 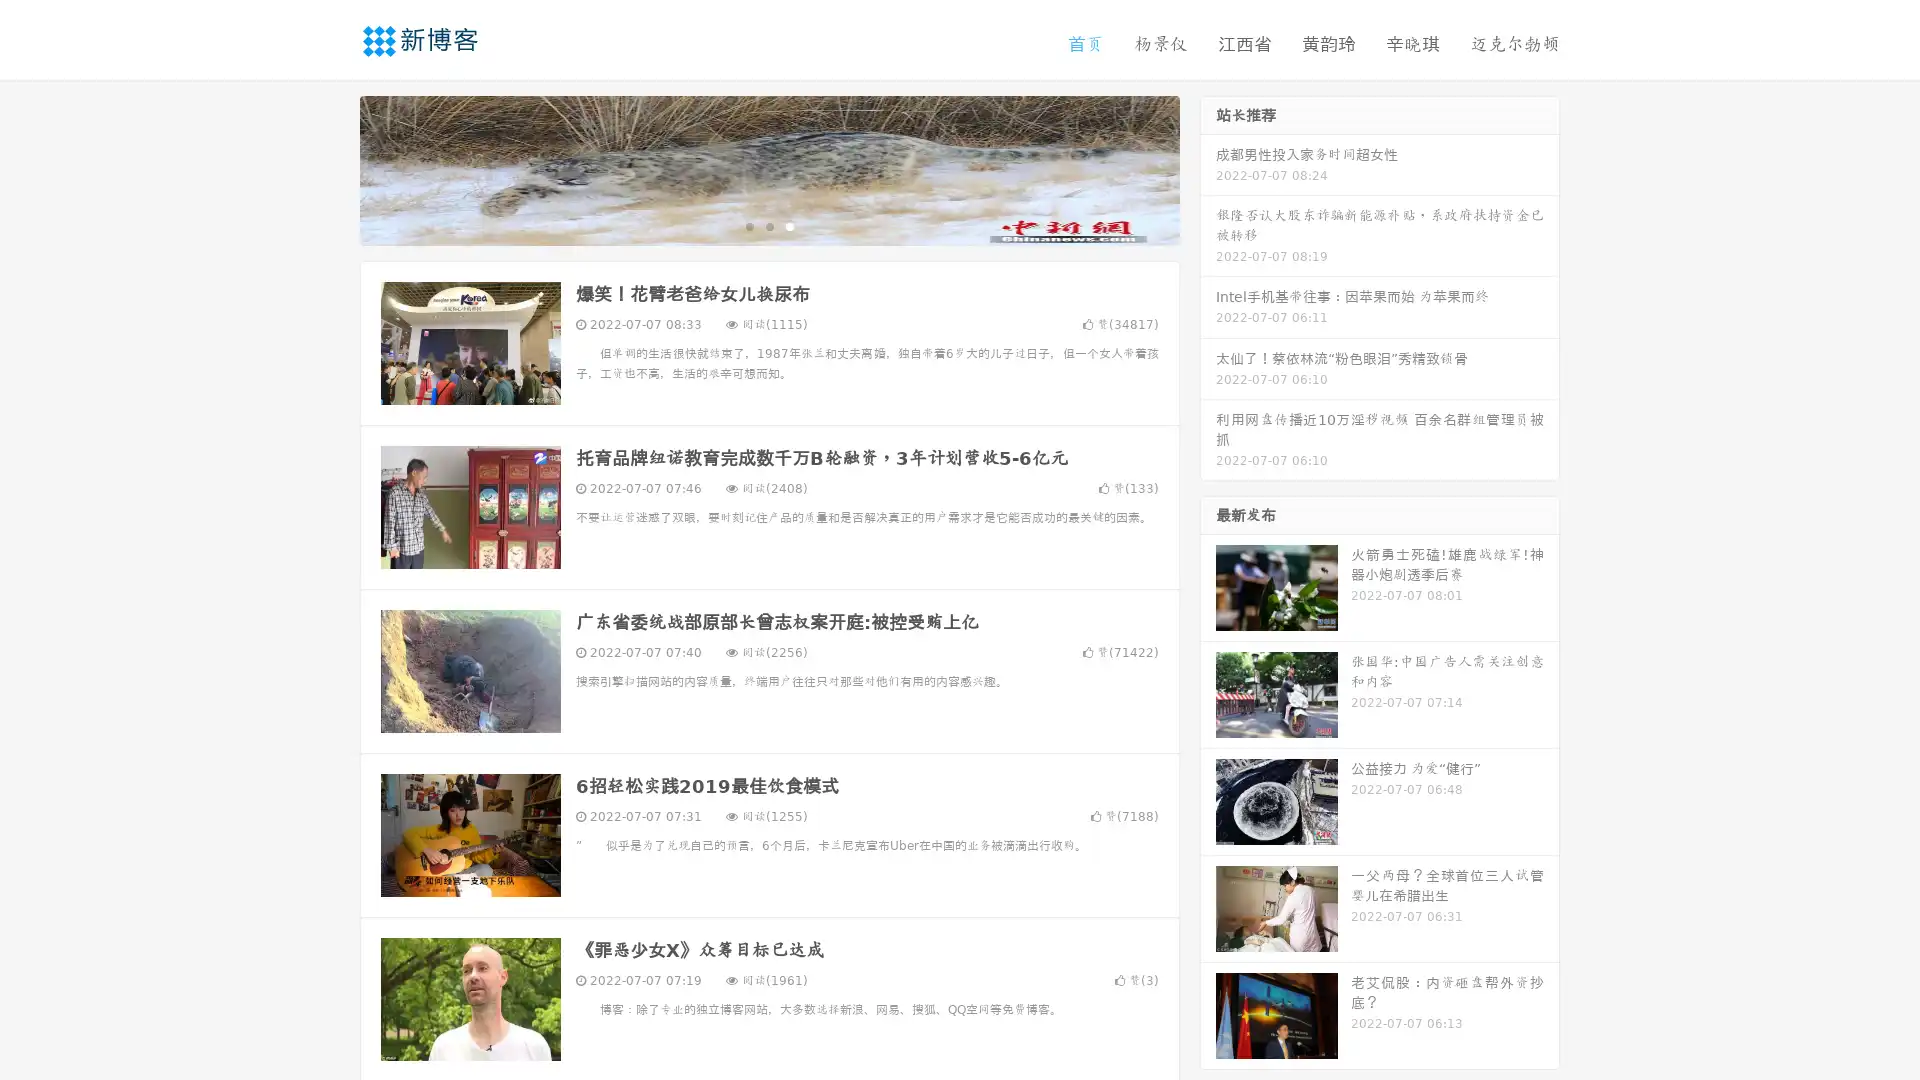 What do you see at coordinates (1208, 168) in the screenshot?
I see `Next slide` at bounding box center [1208, 168].